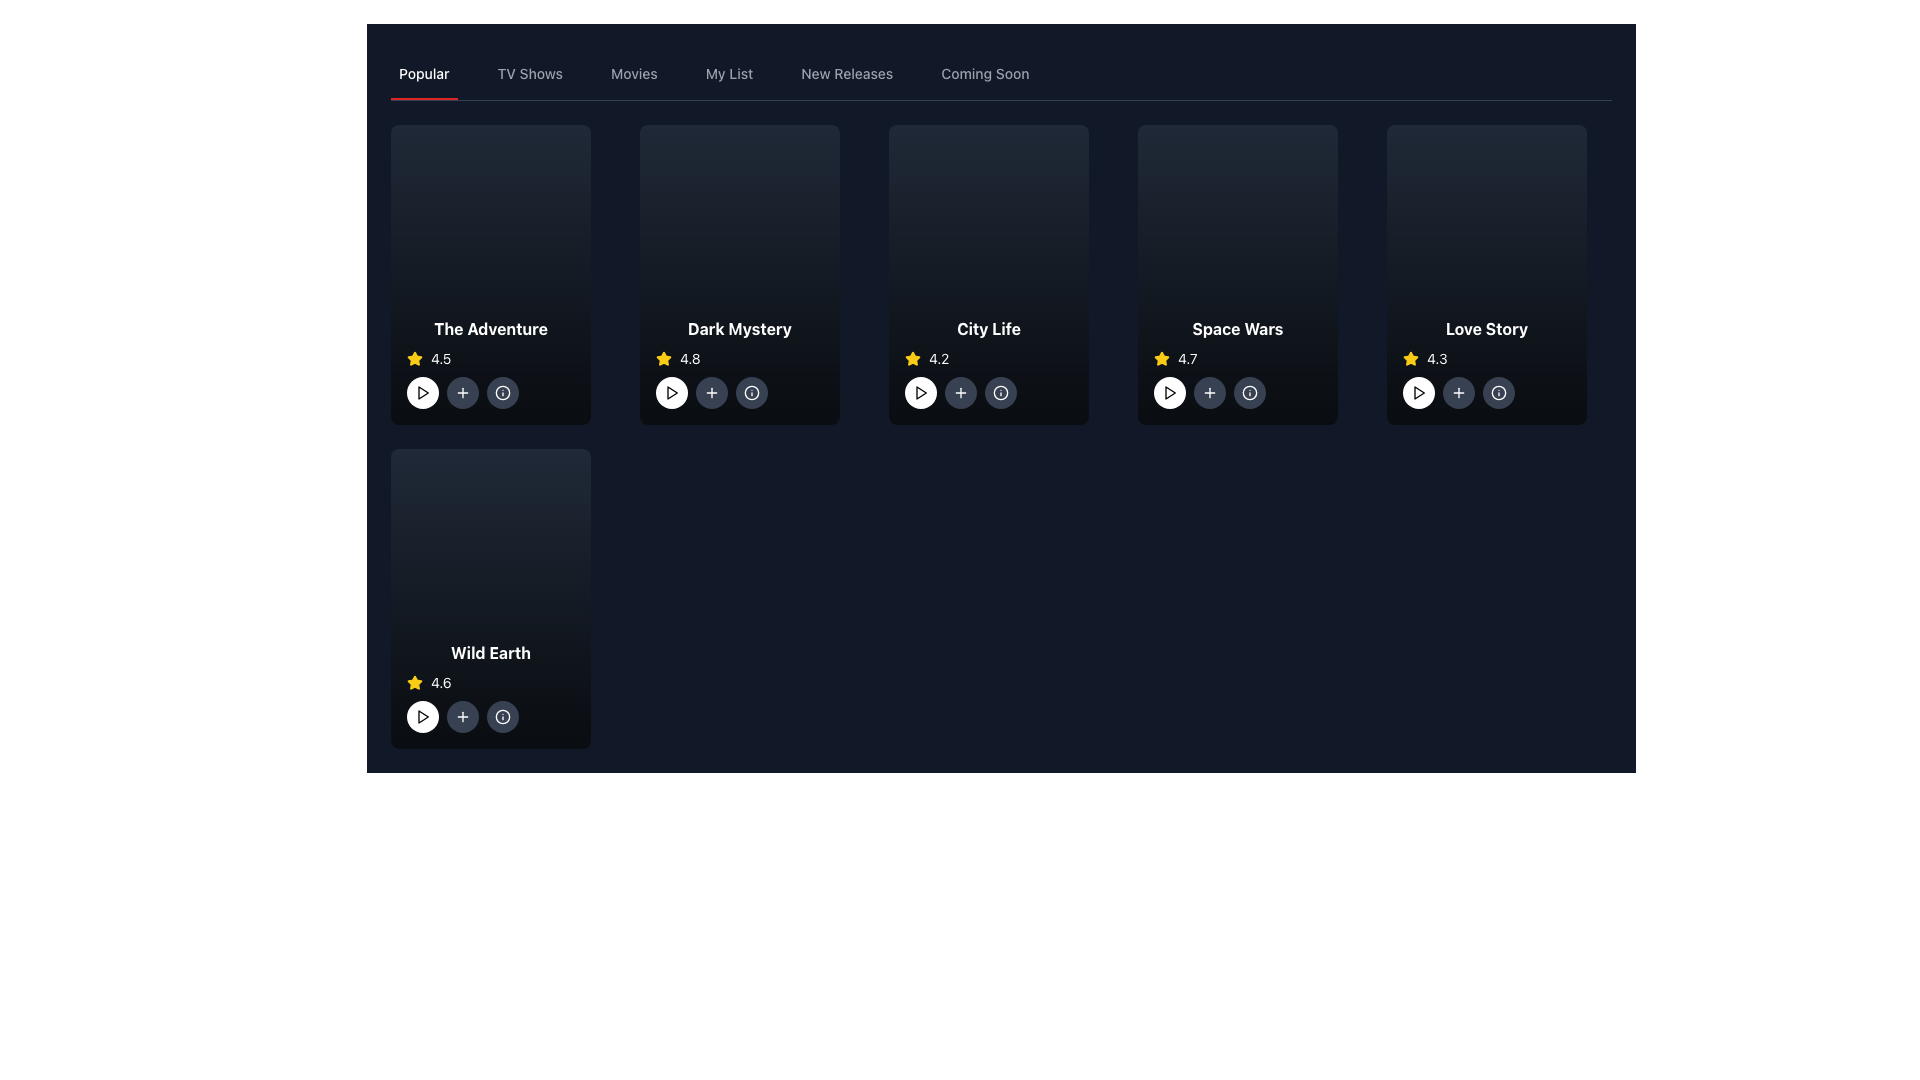  I want to click on the circular button with a dark gray background and an information icon, located at the bottom-right corner of the 'Wild Earth' card, so click(503, 716).